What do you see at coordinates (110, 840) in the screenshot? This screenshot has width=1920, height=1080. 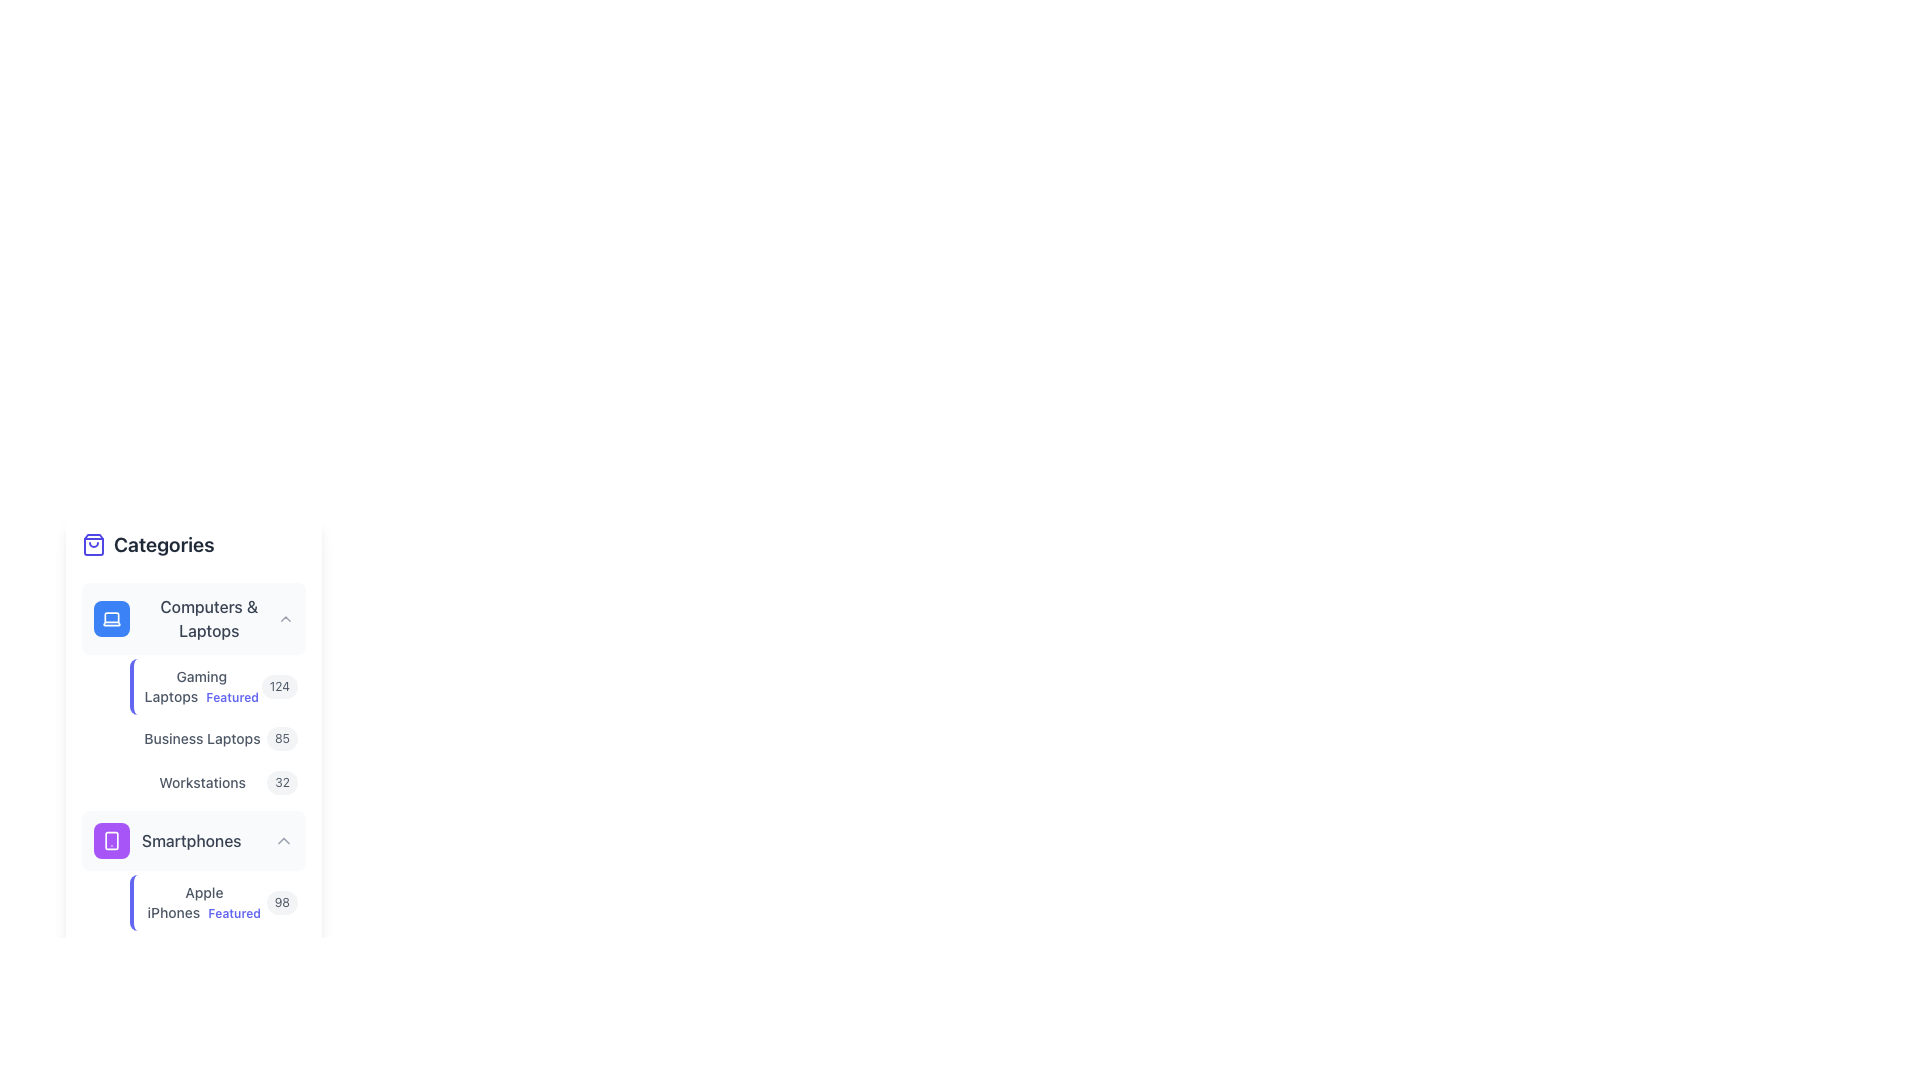 I see `the smartphone icon located below the 'Computers & Laptops' section and to the left of the 'Smartphones' collapsible header in the sidebar navigation` at bounding box center [110, 840].